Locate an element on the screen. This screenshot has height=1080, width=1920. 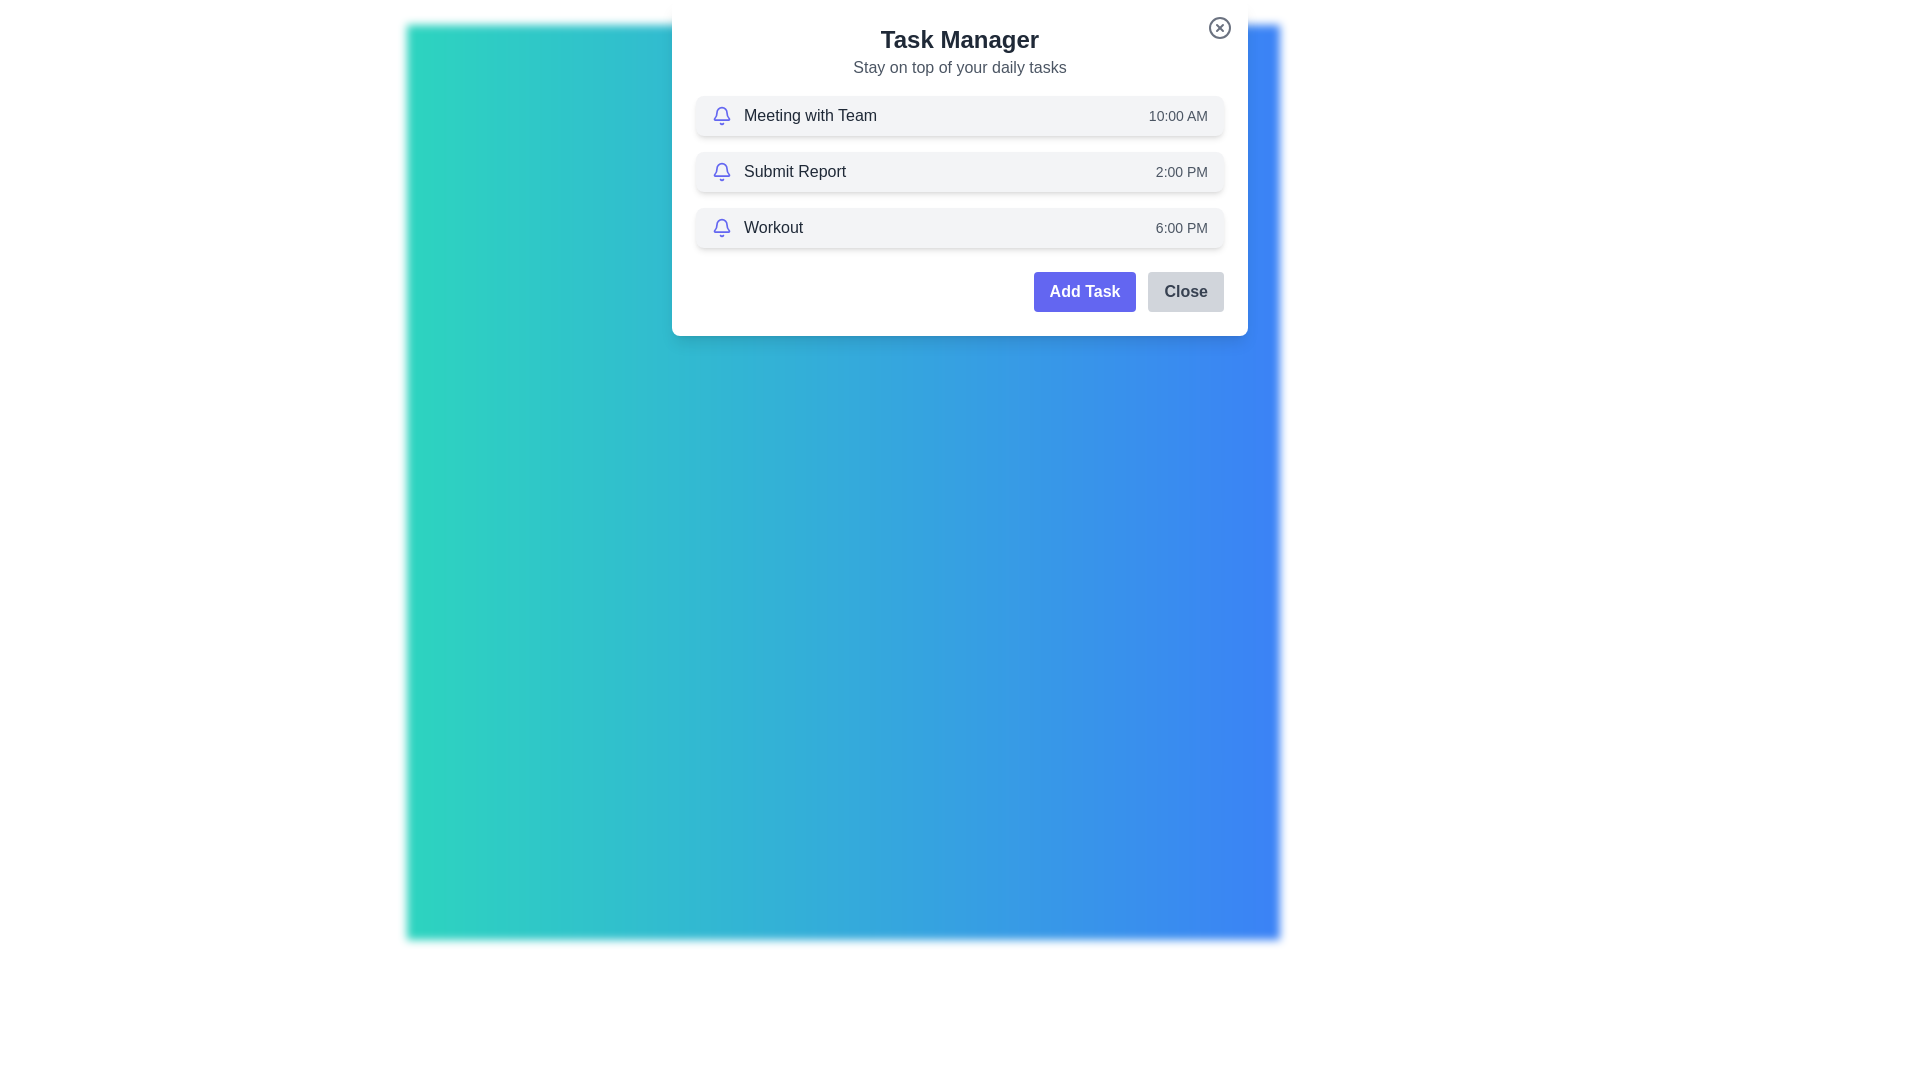
the 'Submit Report' text label, which is displayed in gray font and is the second item in a vertically stacked list interface is located at coordinates (794, 171).